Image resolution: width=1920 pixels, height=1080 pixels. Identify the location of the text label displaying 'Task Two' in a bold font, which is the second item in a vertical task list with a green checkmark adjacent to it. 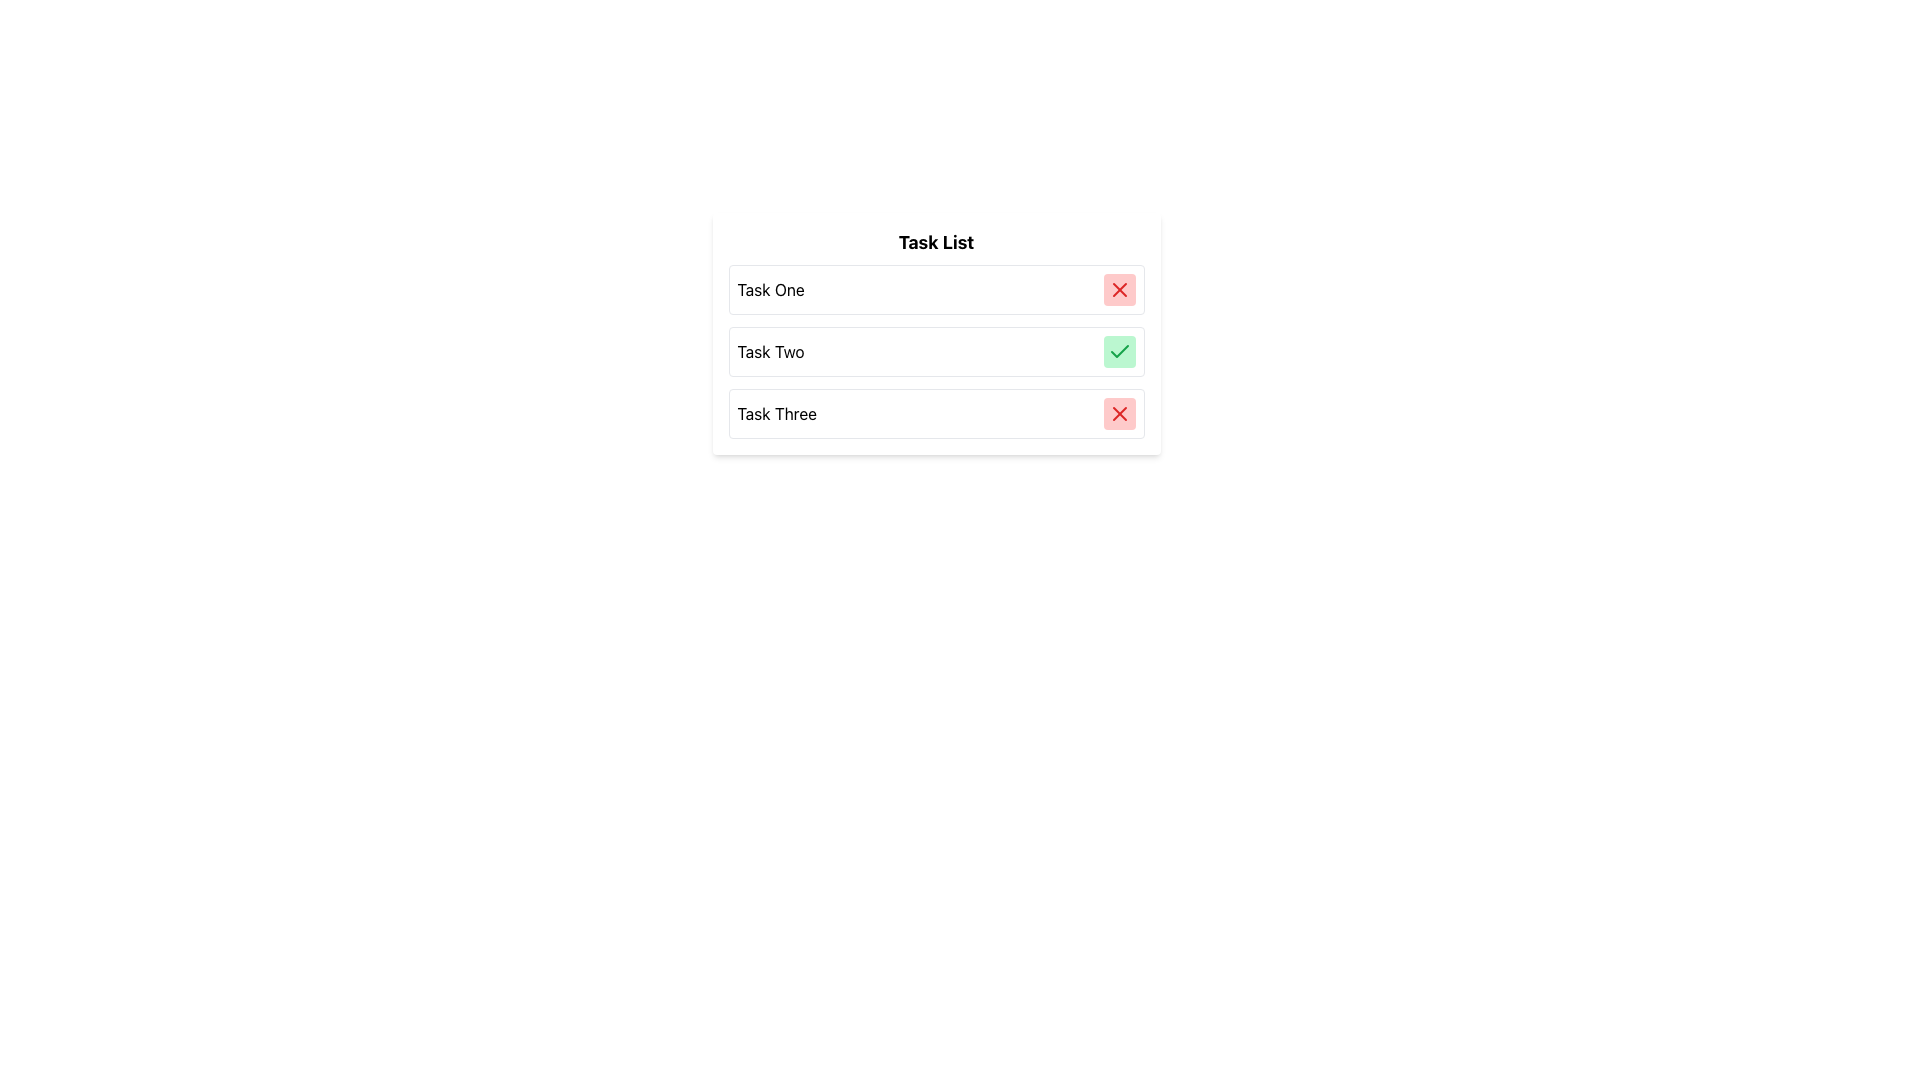
(770, 350).